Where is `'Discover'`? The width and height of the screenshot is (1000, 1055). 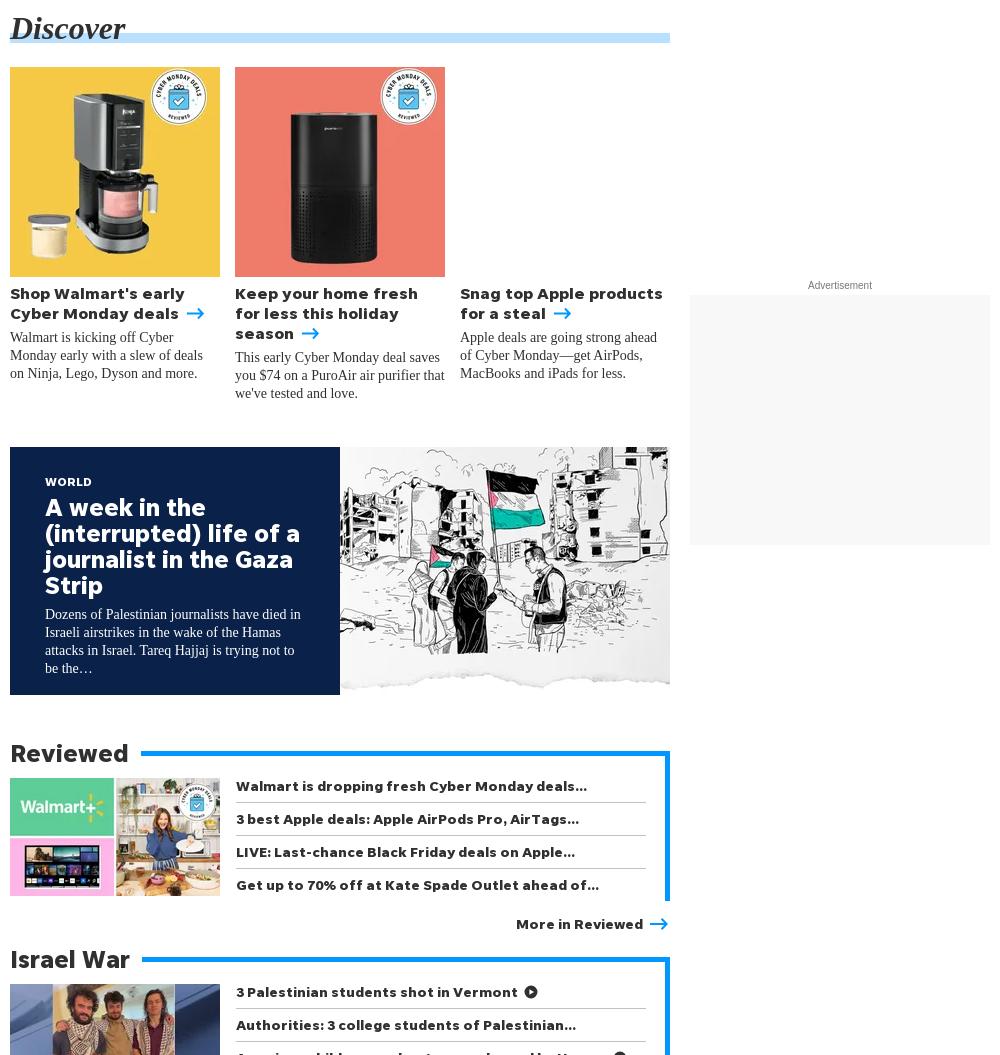
'Discover' is located at coordinates (10, 27).